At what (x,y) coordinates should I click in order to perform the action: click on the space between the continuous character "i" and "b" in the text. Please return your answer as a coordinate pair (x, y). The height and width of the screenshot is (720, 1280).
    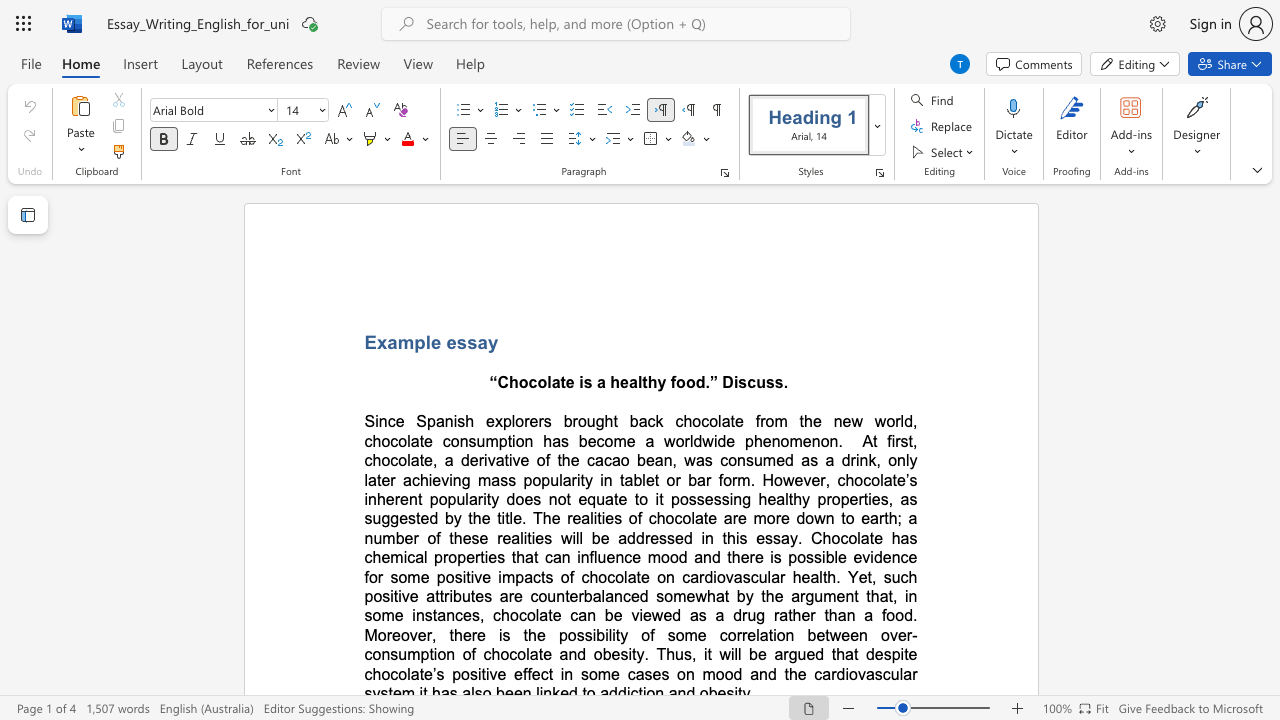
    Looking at the image, I should click on (827, 557).